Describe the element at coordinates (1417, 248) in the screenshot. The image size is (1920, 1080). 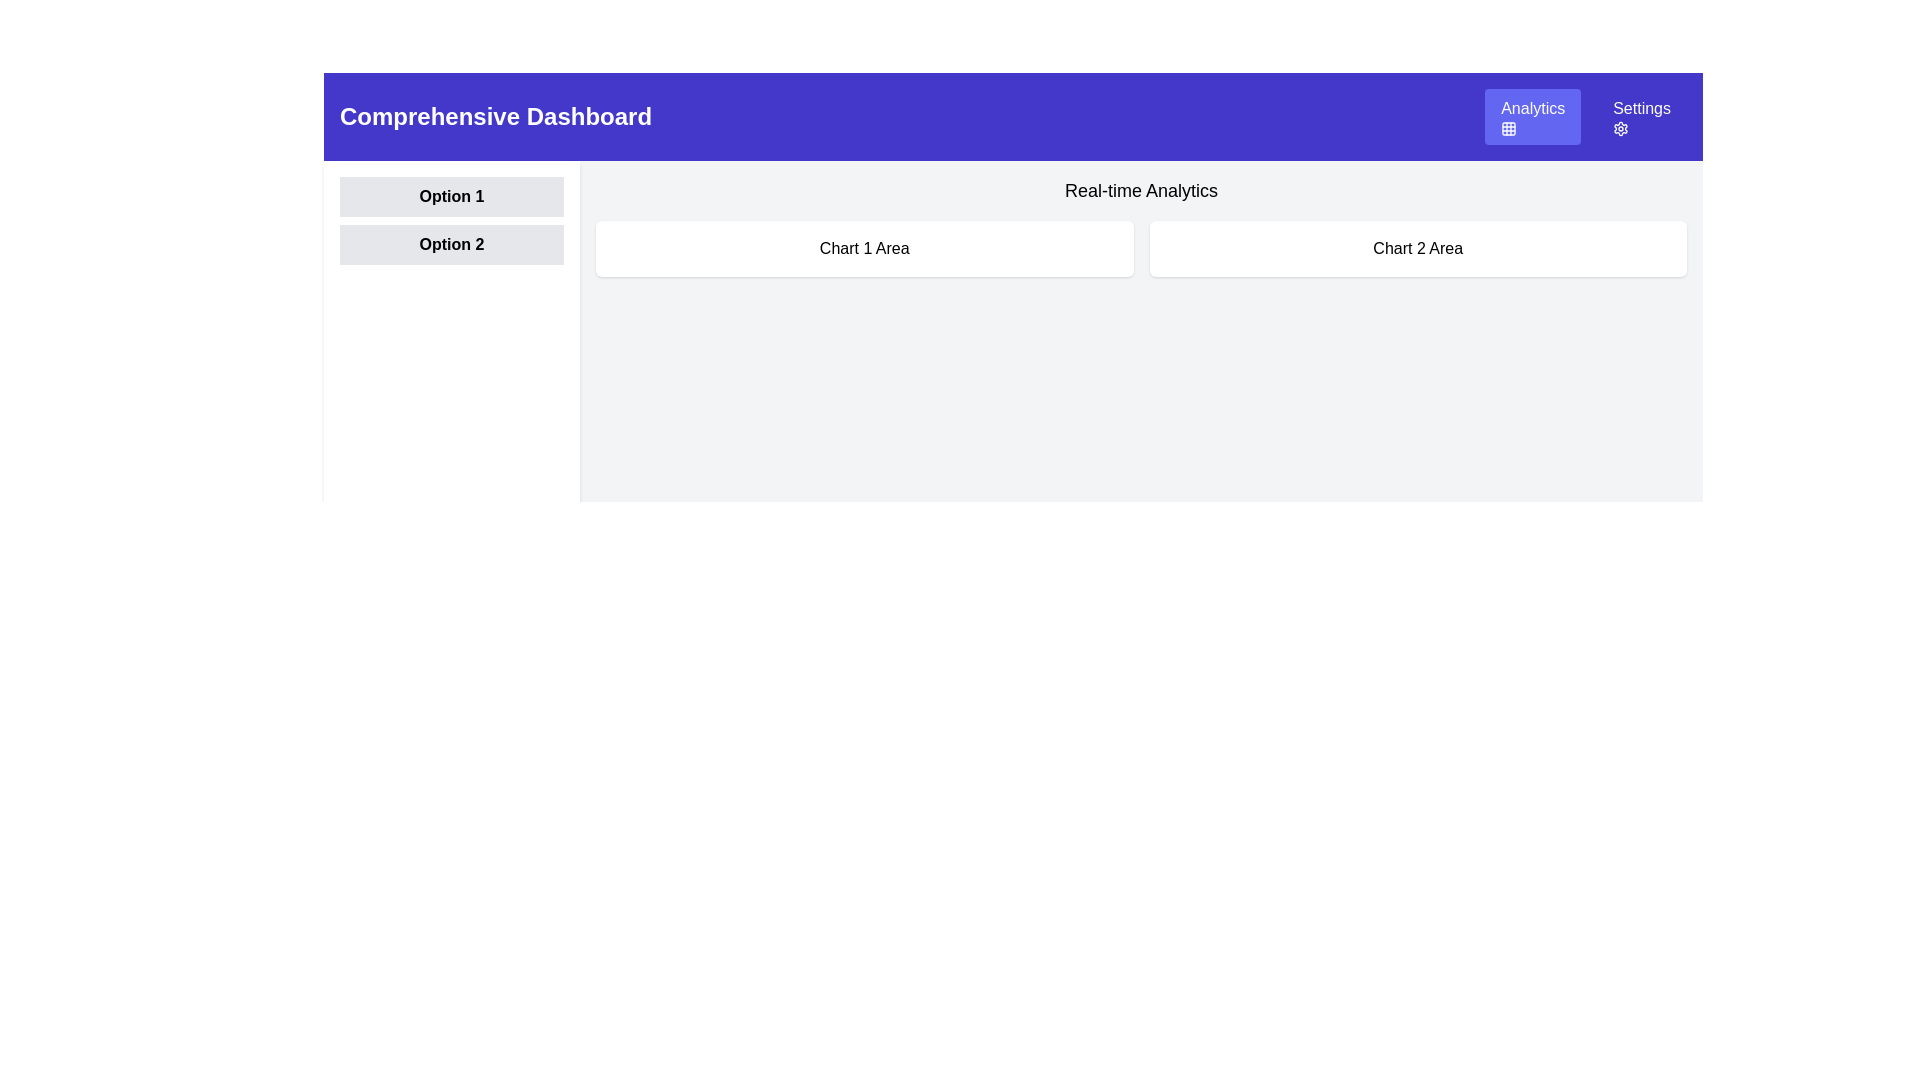
I see `title of the rectangular module with a white background and rounded corners that contains the text 'Chart 2 Area' in black, located on the right side of the layout` at that location.